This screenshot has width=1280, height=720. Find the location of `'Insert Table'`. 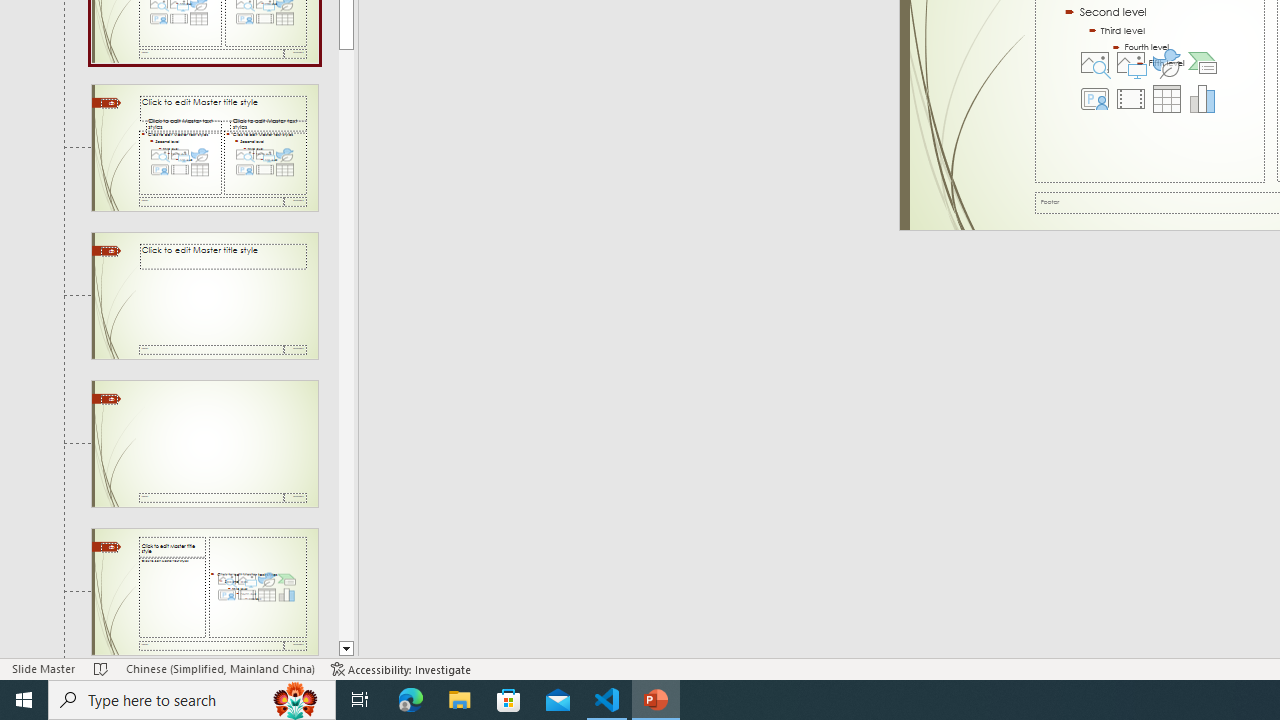

'Insert Table' is located at coordinates (1166, 99).